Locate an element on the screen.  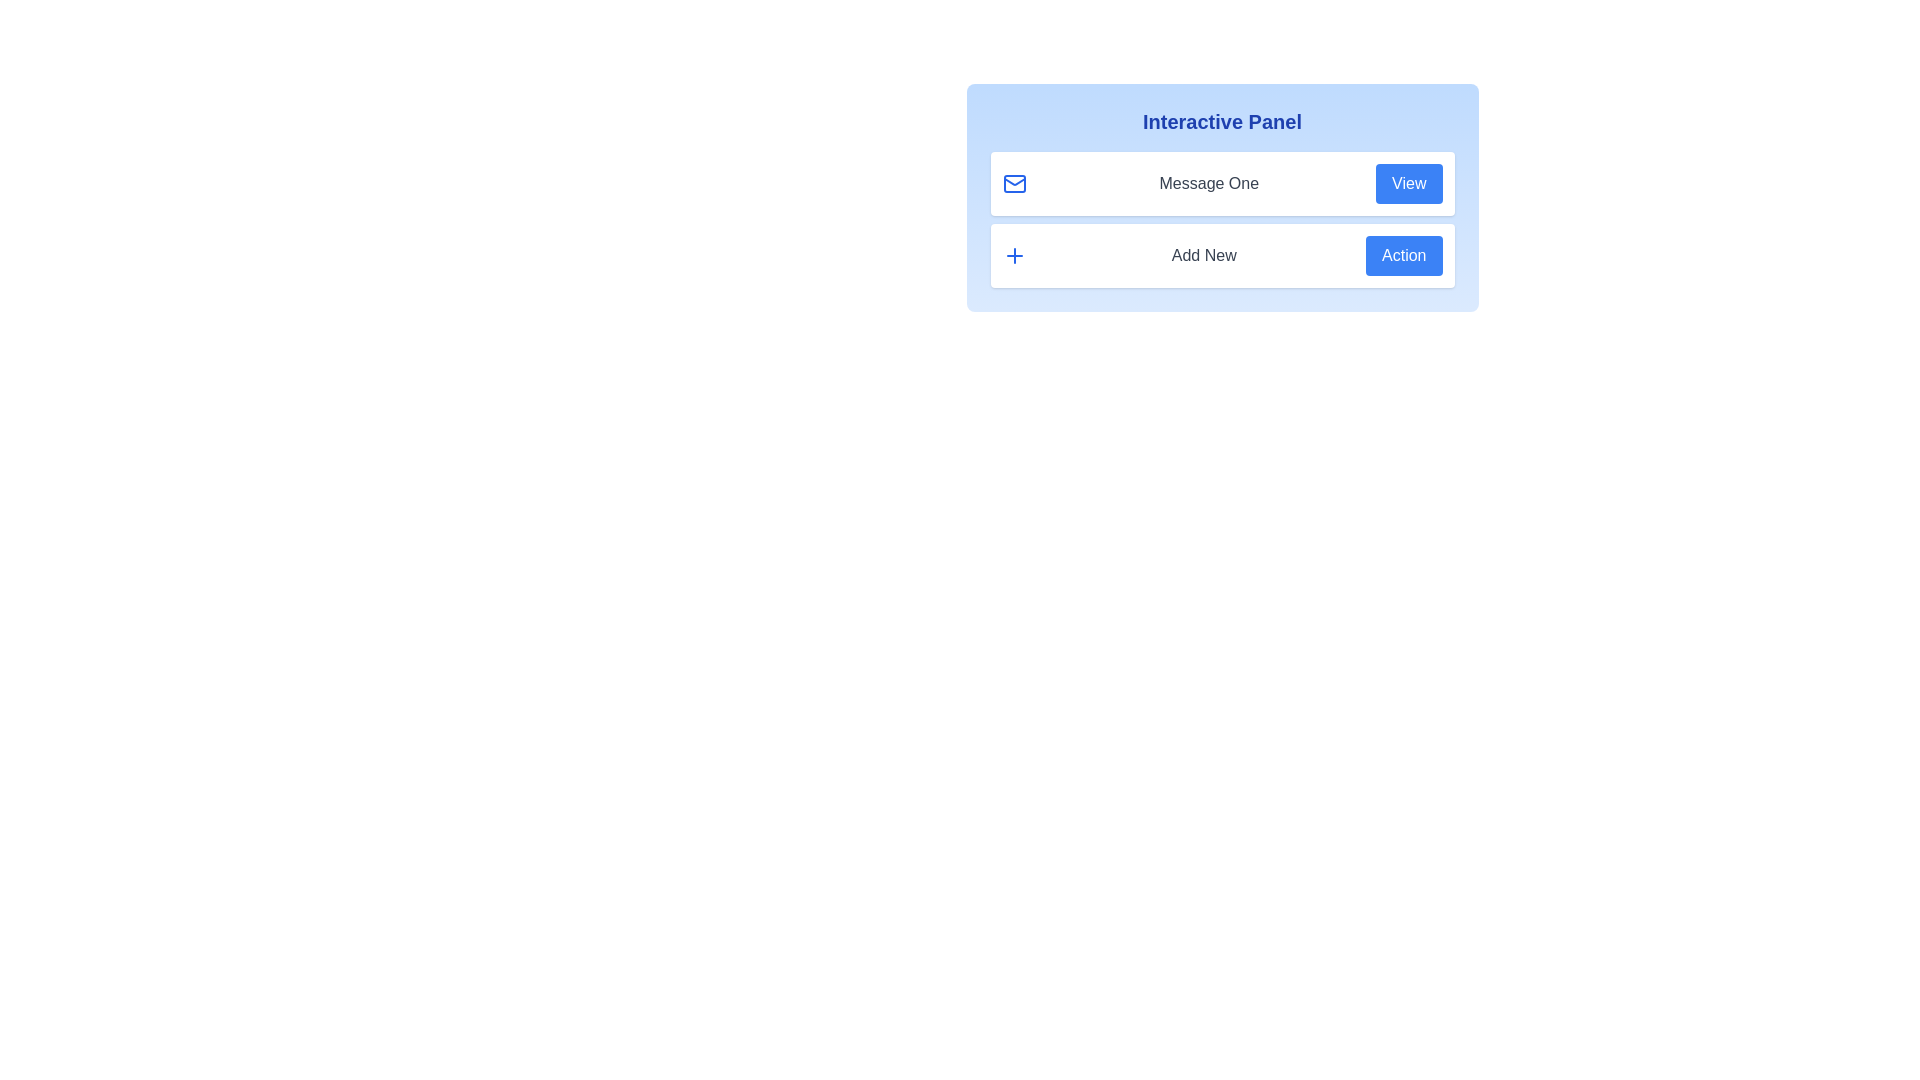
the 'View' button associated with 'Message One' is located at coordinates (1408, 184).